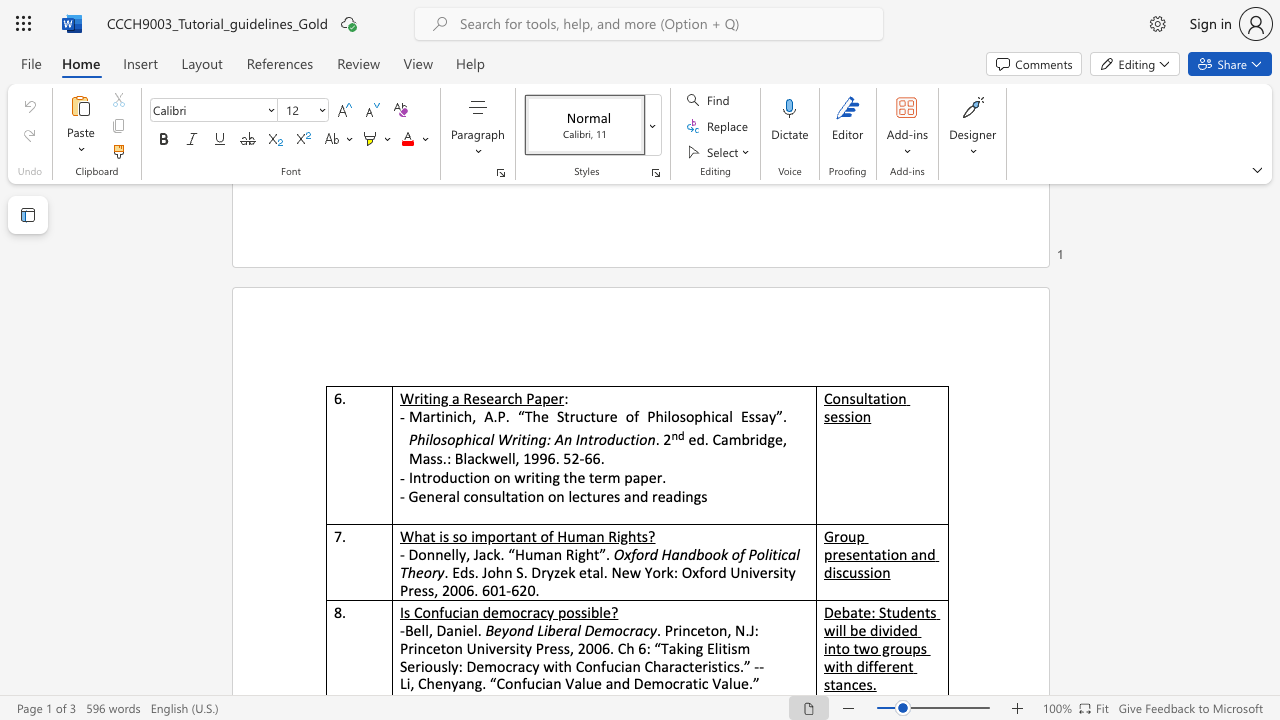 The height and width of the screenshot is (720, 1280). Describe the element at coordinates (520, 611) in the screenshot. I see `the subset text "cracy possi" within the text "Is Confucian democracy possible?"` at that location.